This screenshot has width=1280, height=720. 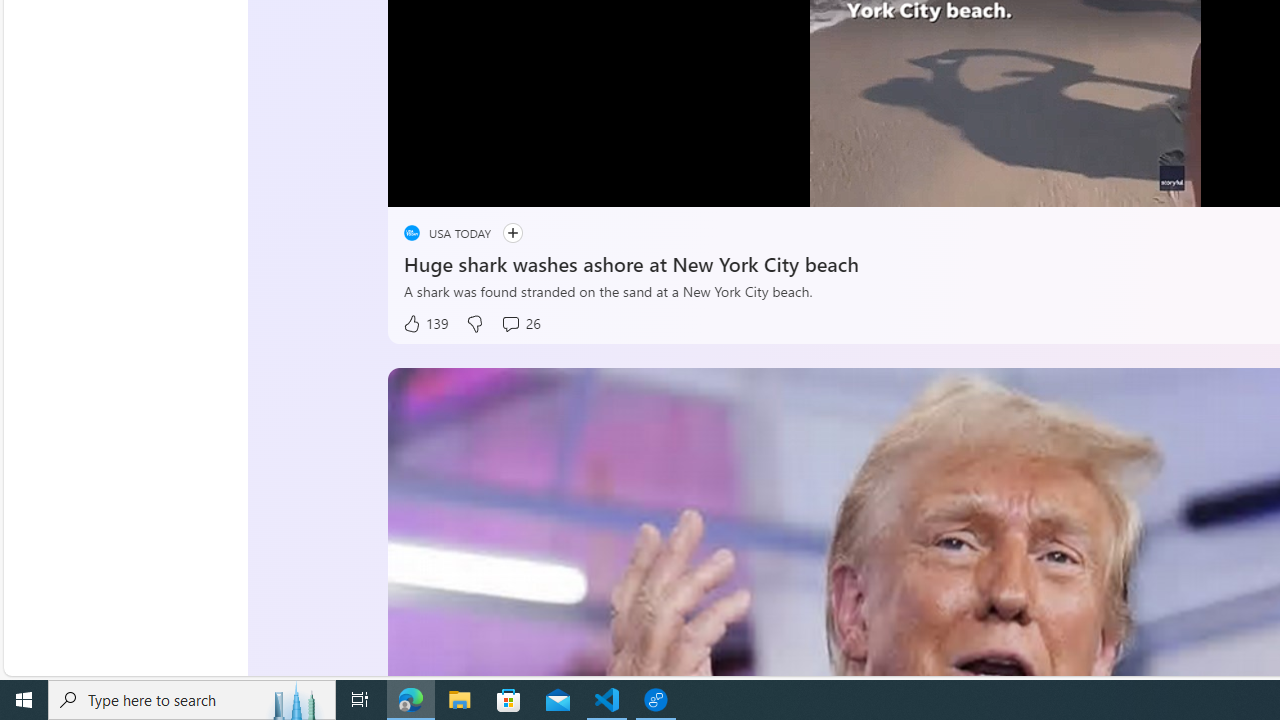 I want to click on 'Dislike', so click(x=473, y=323).